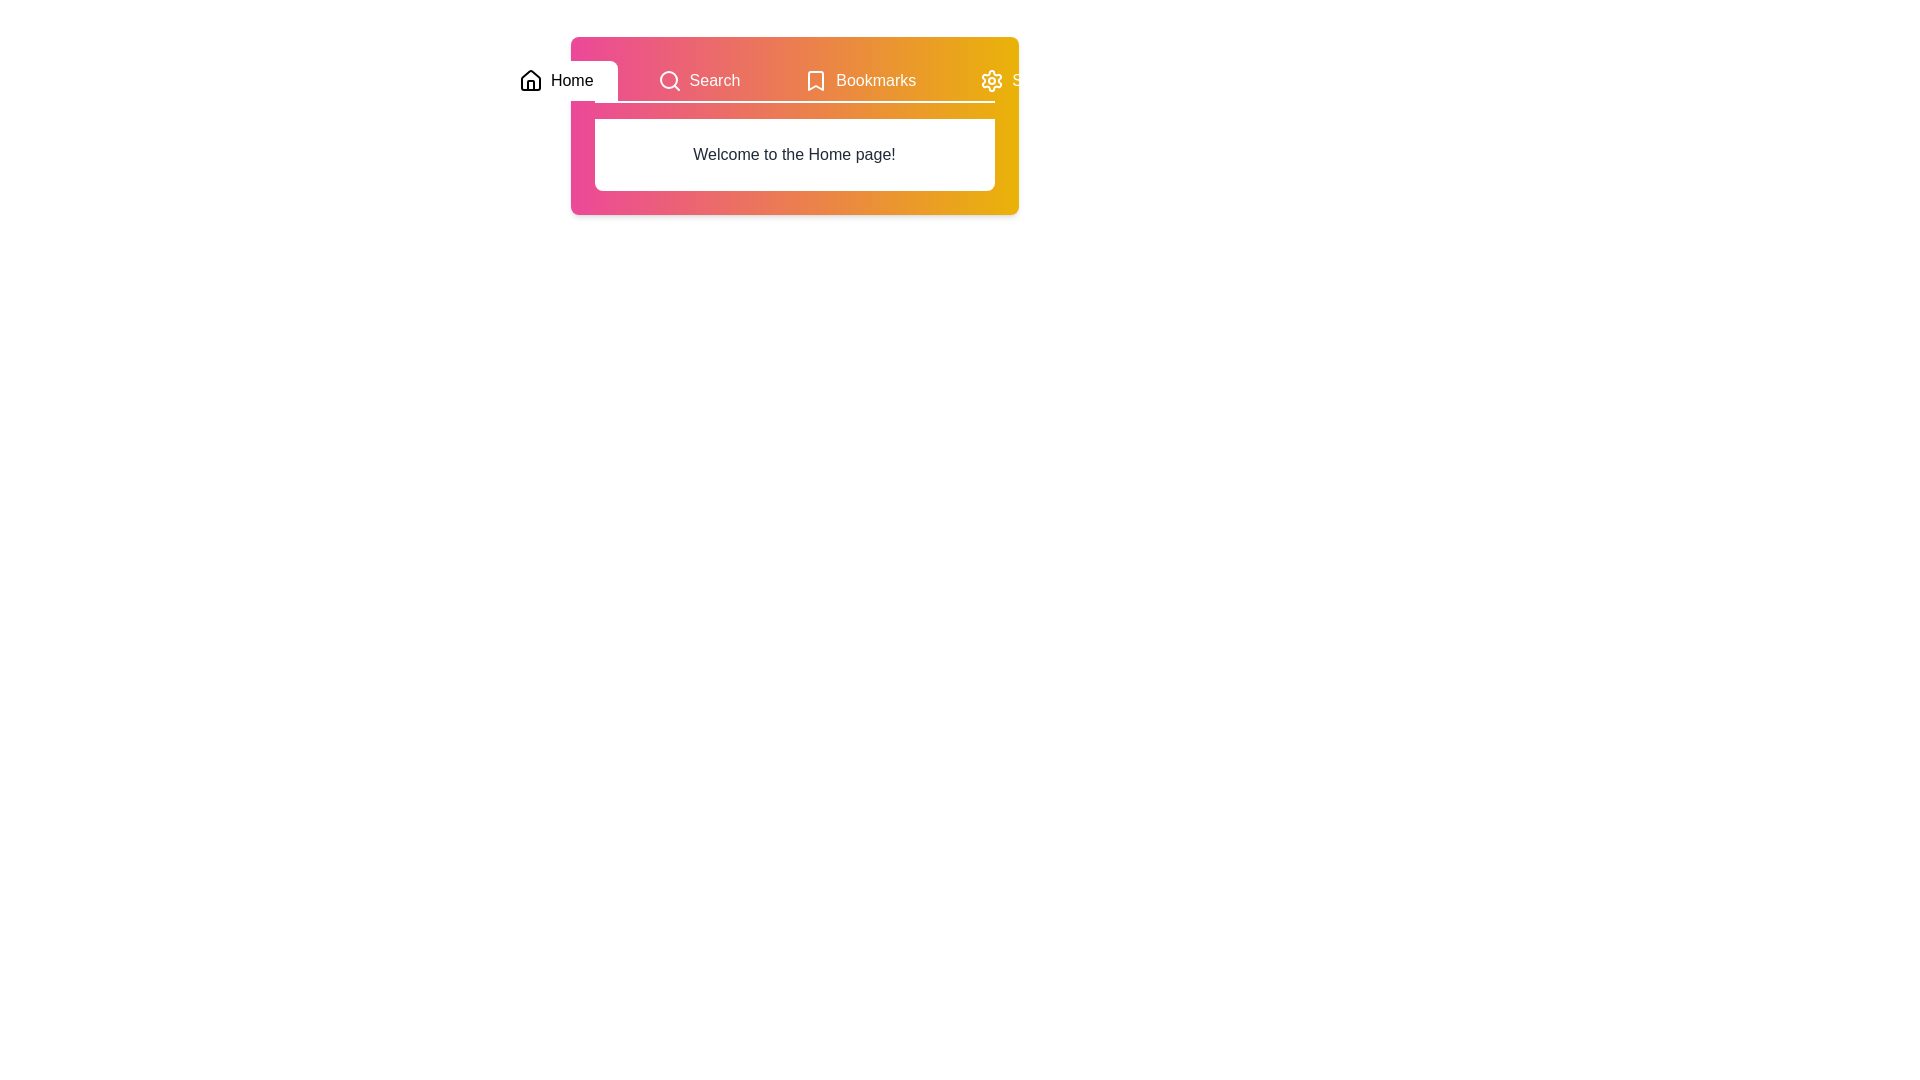  Describe the element at coordinates (1025, 80) in the screenshot. I see `the Settings tab to switch views` at that location.